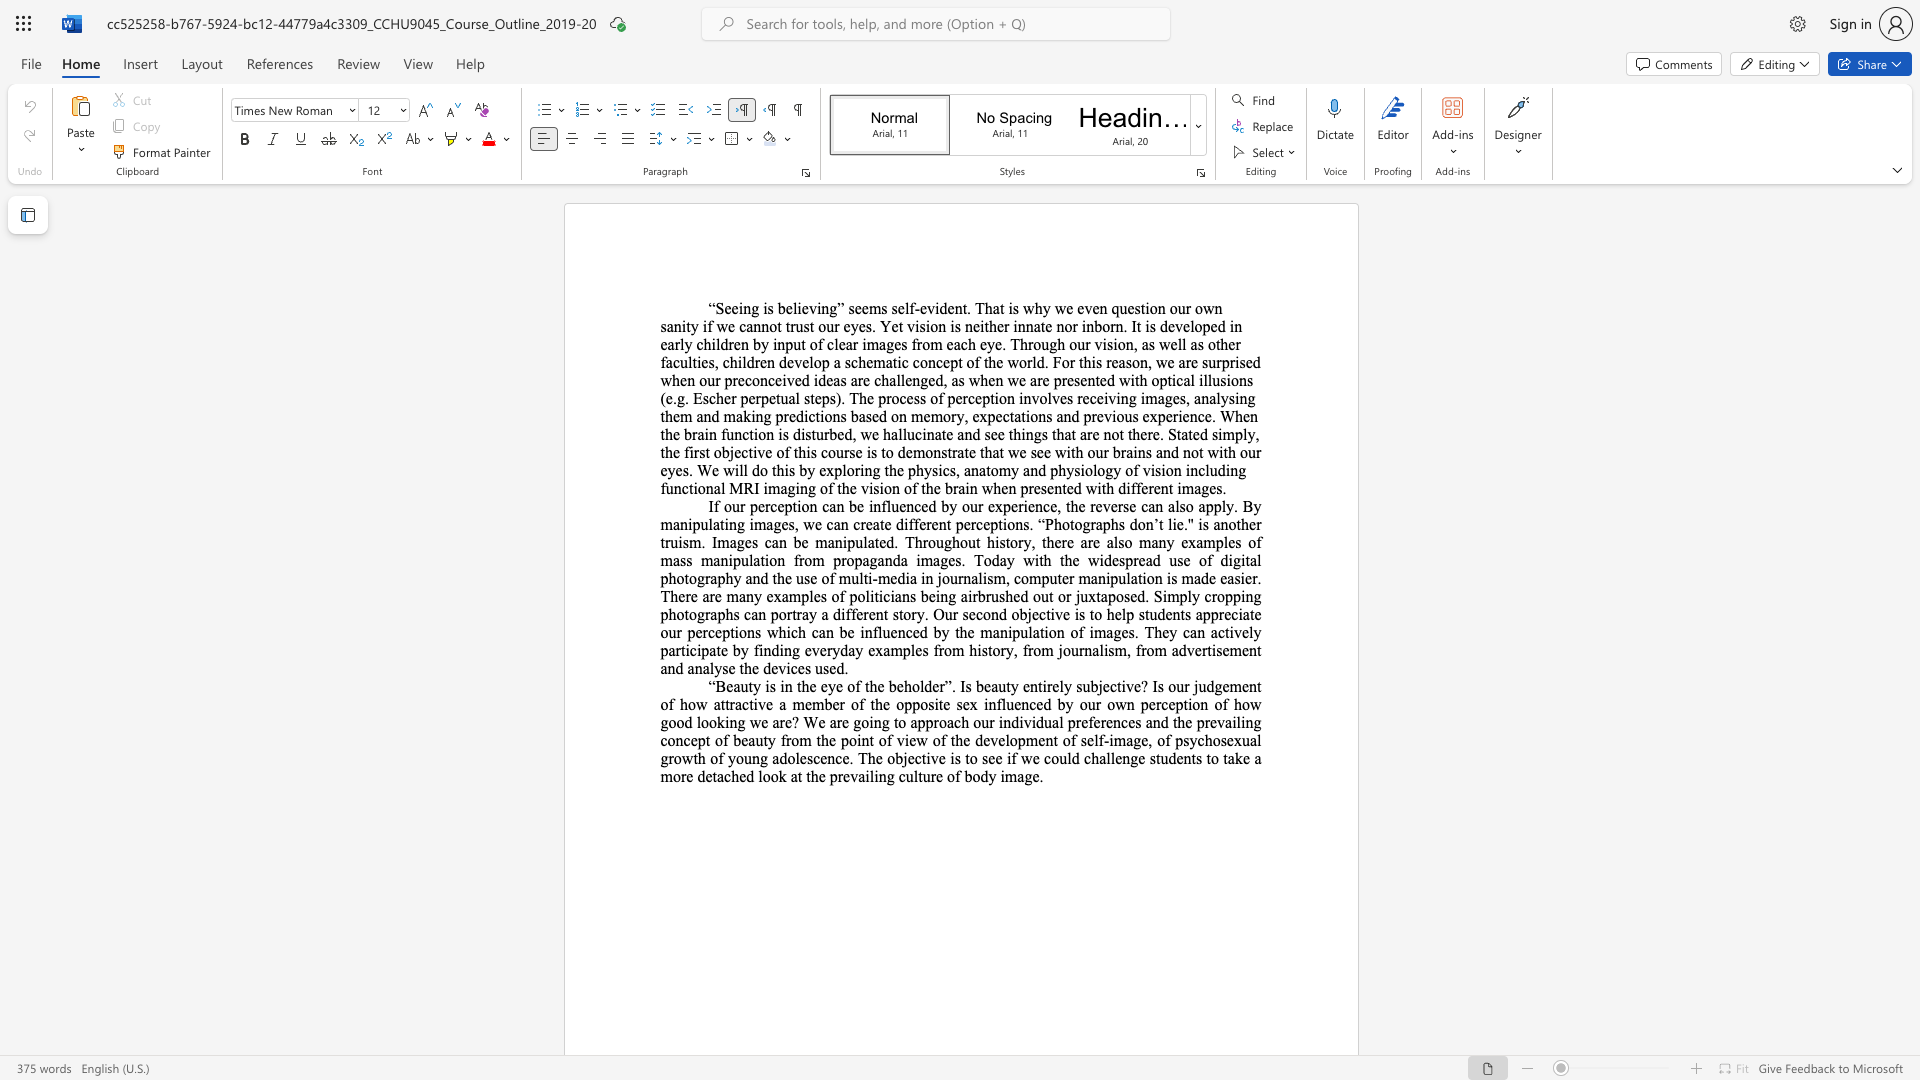 This screenshot has height=1080, width=1920. Describe the element at coordinates (1084, 488) in the screenshot. I see `the subset text "with different image" within the text "involves receiving images, analysing them and making predictions based on memory, expectations and previous experience. When the brain function is disturbed, we hallucinate and see things that are not there. Stated simply, the first objective of this course is to demonstrate that we see with our brains and not with our eyes. We will do this by exploring the physics, anatomy and physiology of vision including functional MRI imaging of the vision of the brain when presented with different images."` at that location.